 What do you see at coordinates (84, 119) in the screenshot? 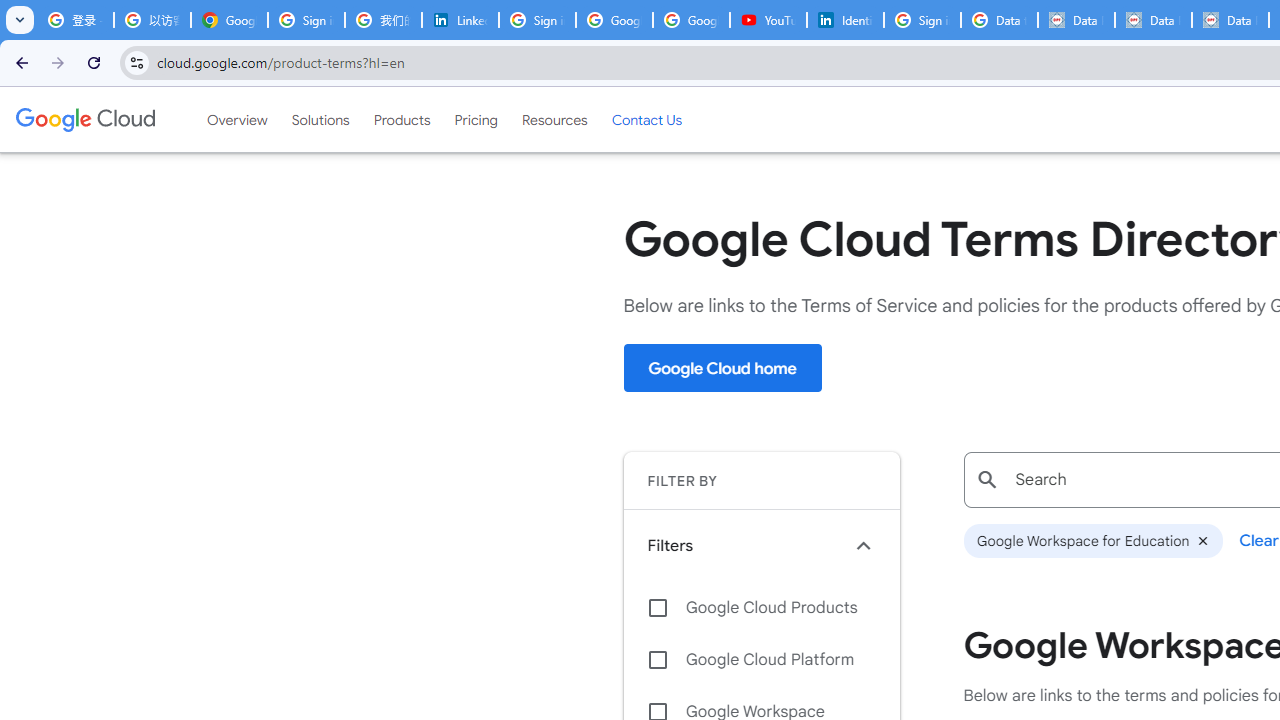
I see `'Google Cloud'` at bounding box center [84, 119].